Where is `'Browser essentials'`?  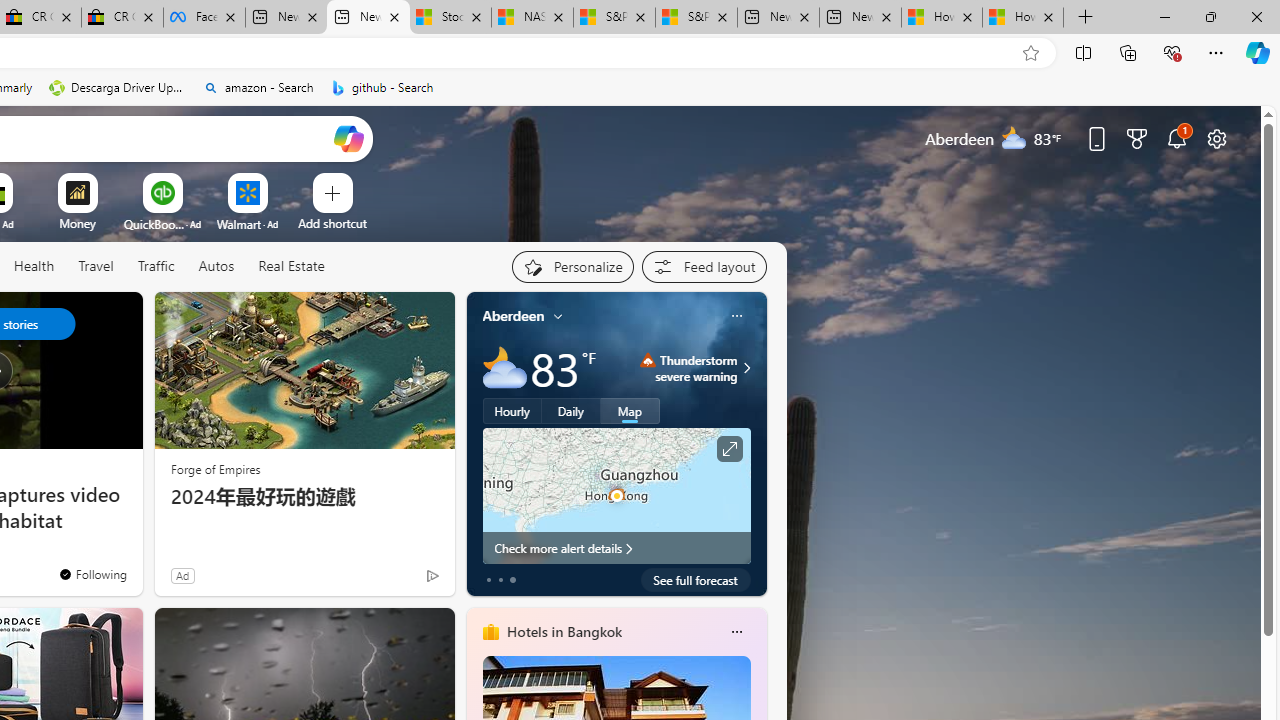 'Browser essentials' is located at coordinates (1171, 51).